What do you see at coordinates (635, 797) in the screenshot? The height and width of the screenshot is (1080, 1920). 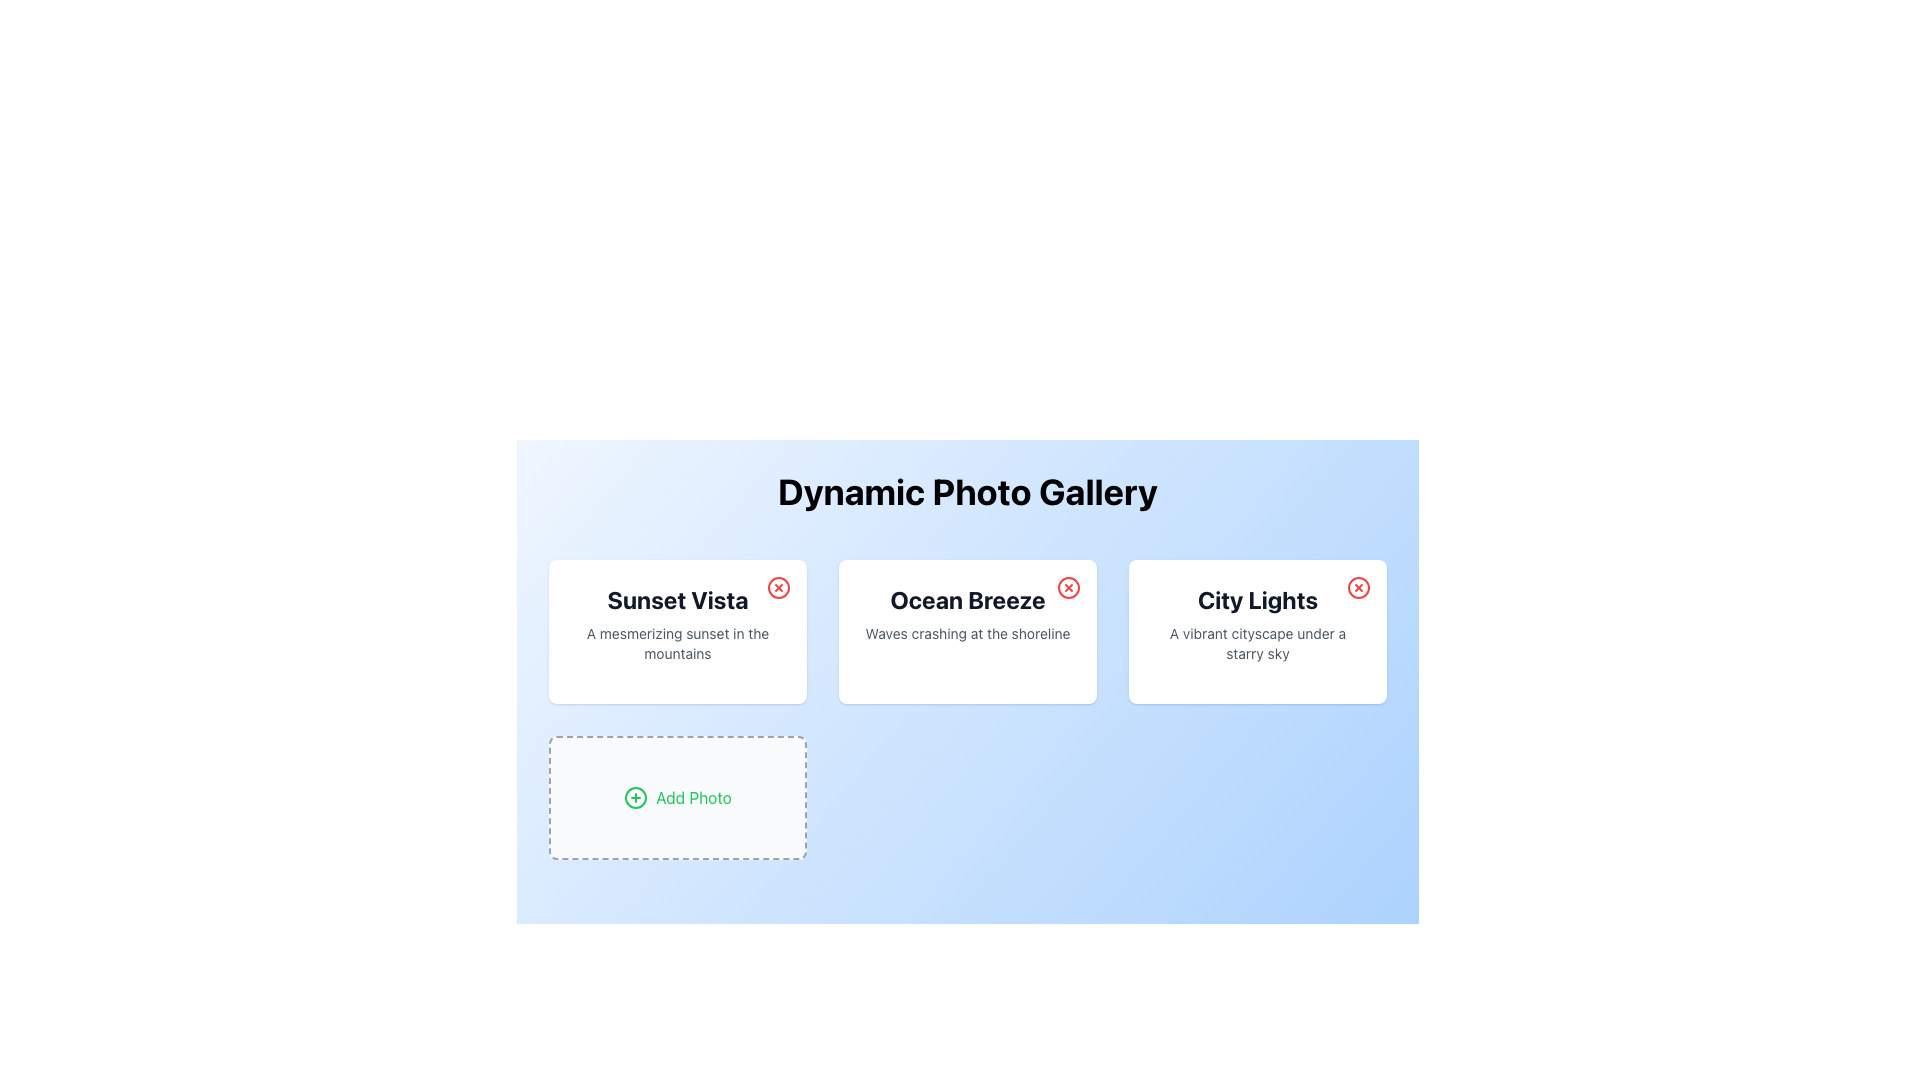 I see `the circular green plus icon button located in the 'Add Photo' section` at bounding box center [635, 797].